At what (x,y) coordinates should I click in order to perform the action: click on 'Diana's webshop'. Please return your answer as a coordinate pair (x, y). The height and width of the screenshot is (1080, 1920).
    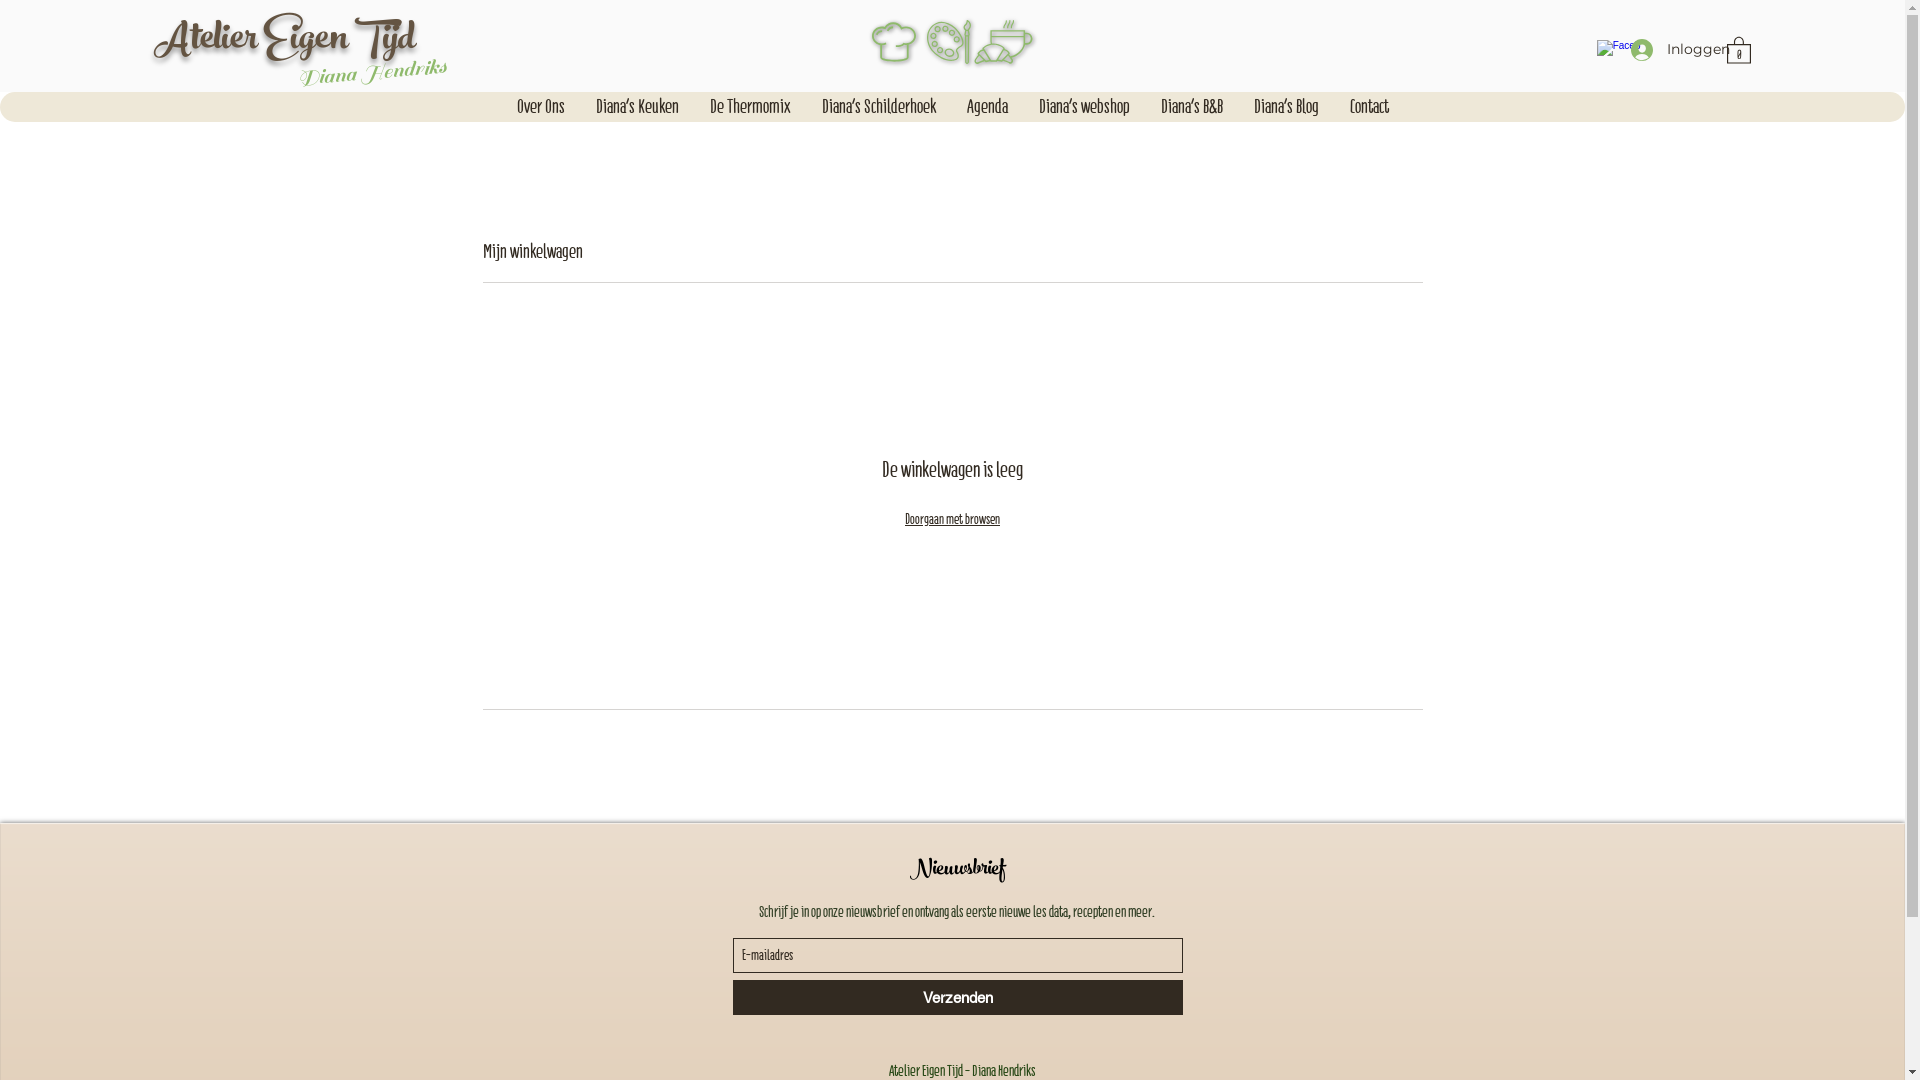
    Looking at the image, I should click on (1083, 107).